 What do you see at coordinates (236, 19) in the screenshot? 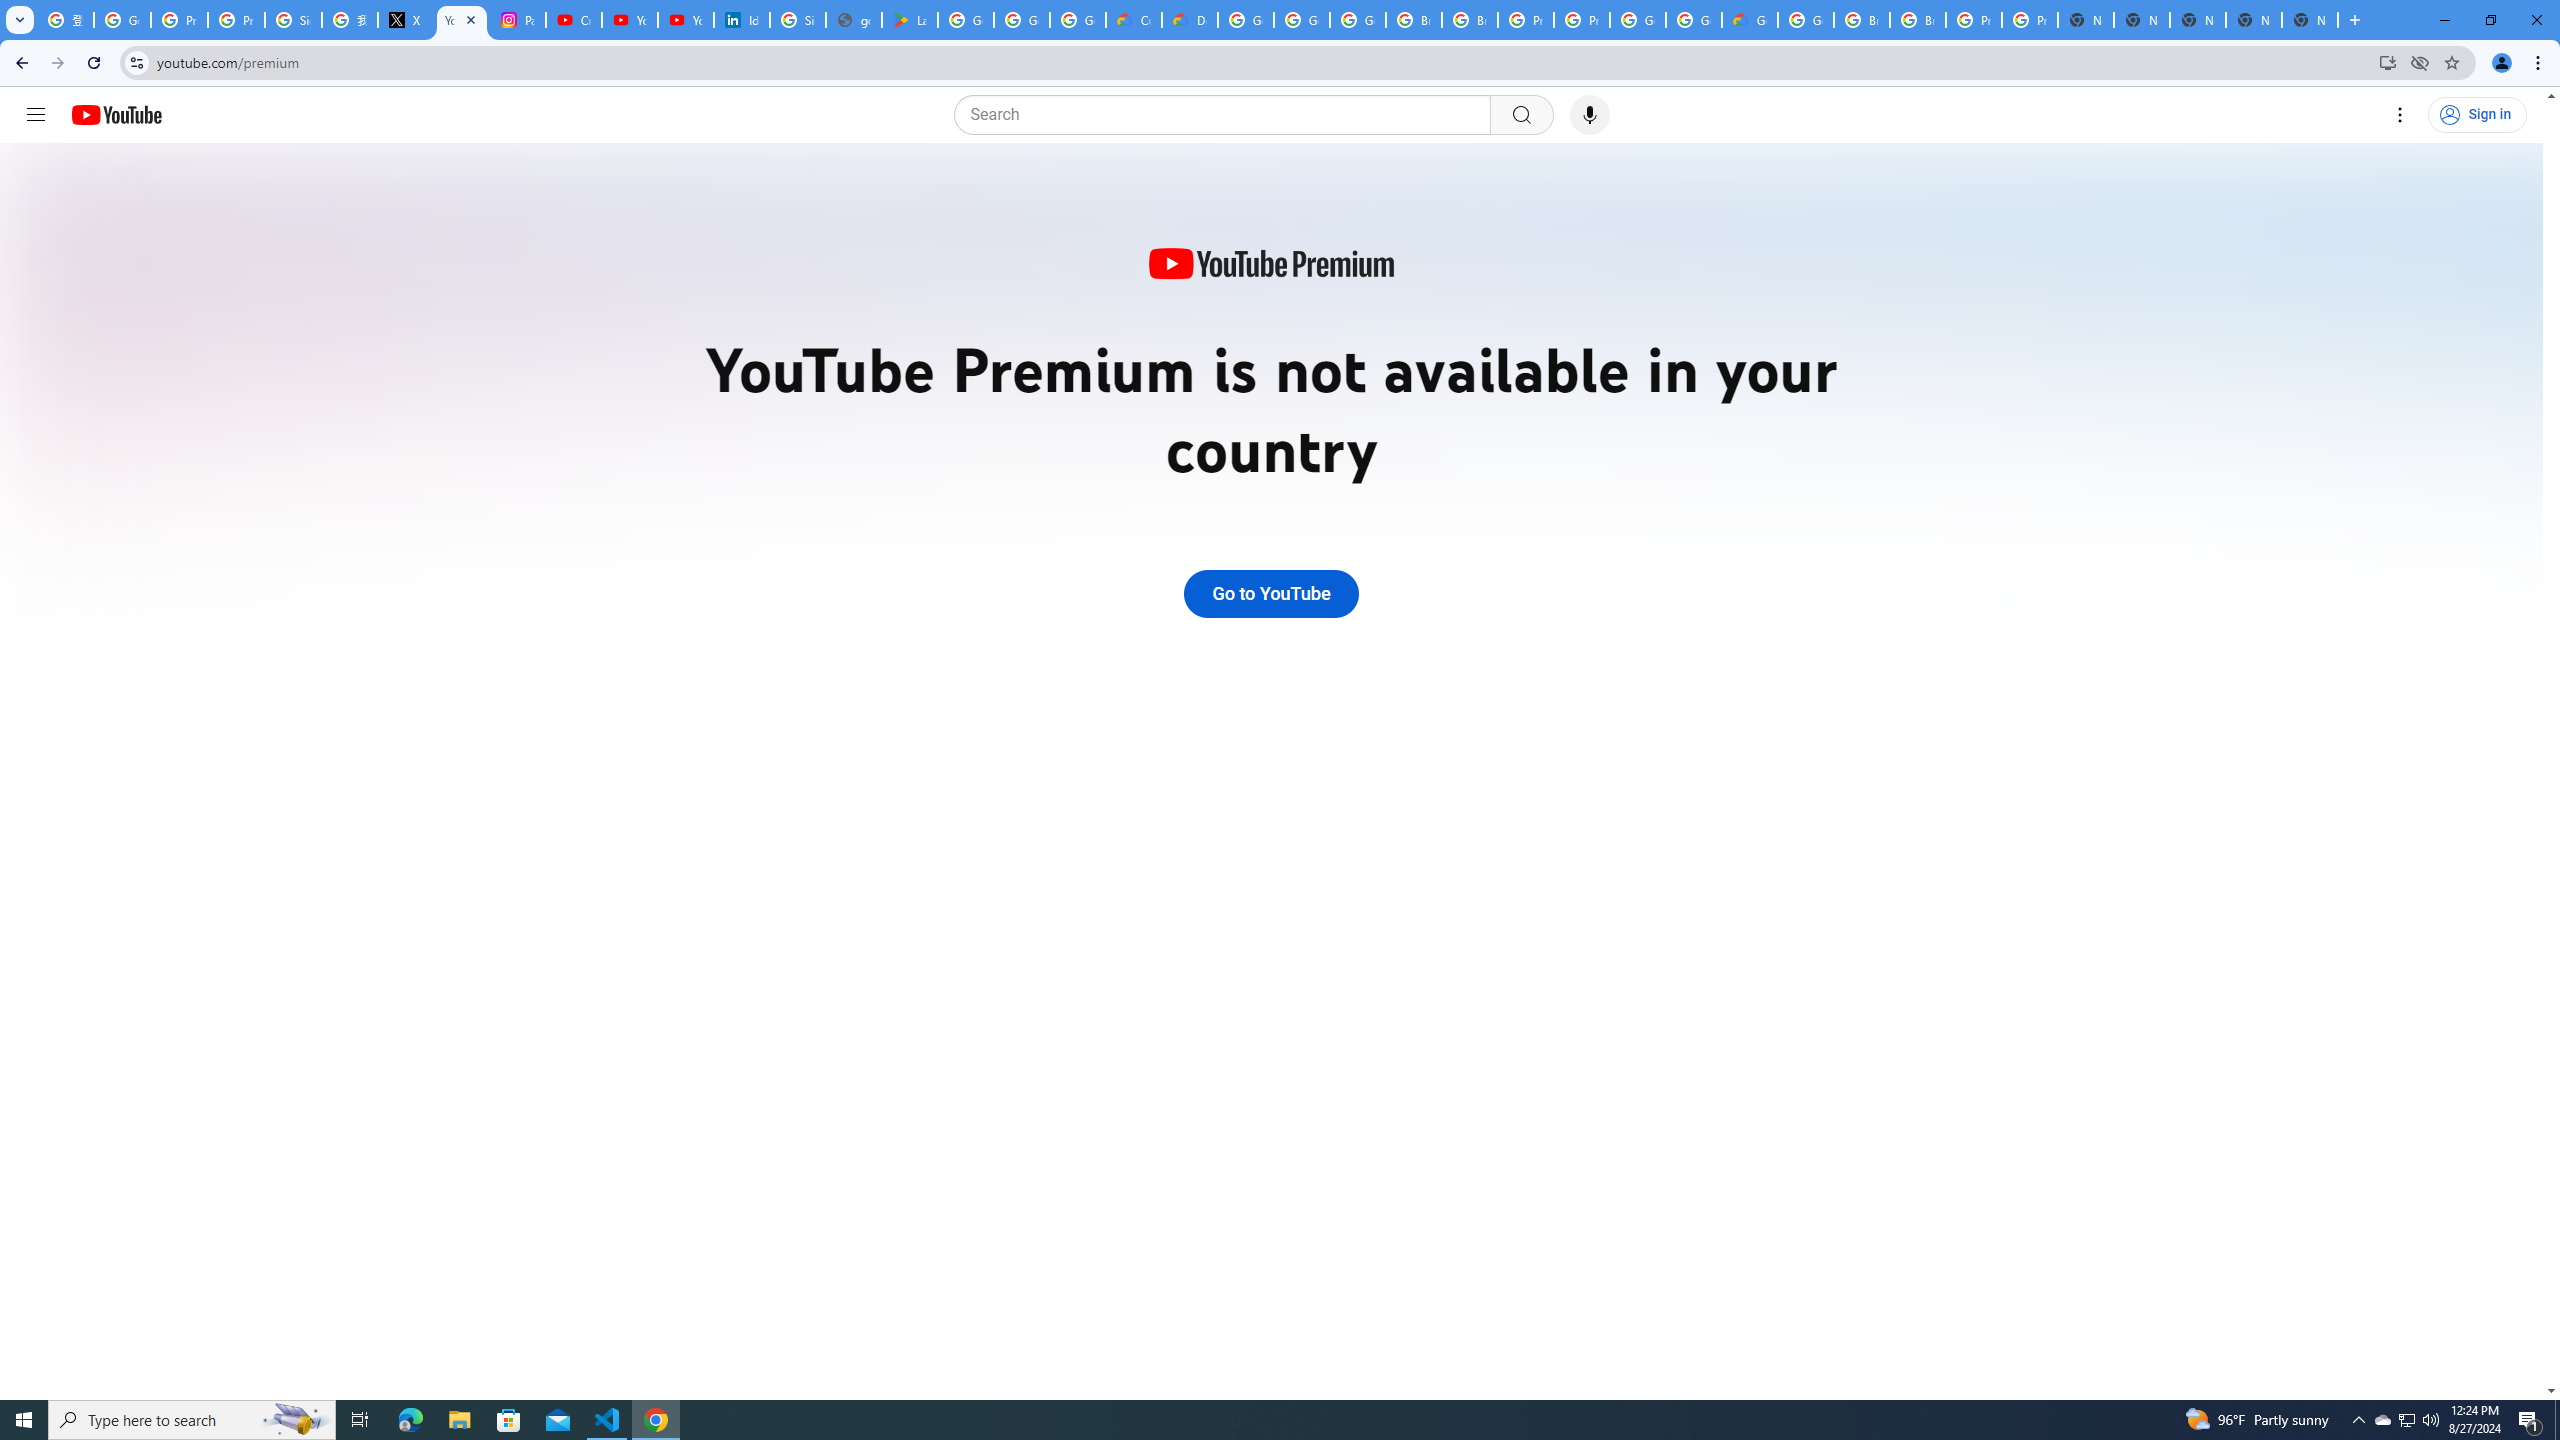
I see `'Privacy Help Center - Policies Help'` at bounding box center [236, 19].